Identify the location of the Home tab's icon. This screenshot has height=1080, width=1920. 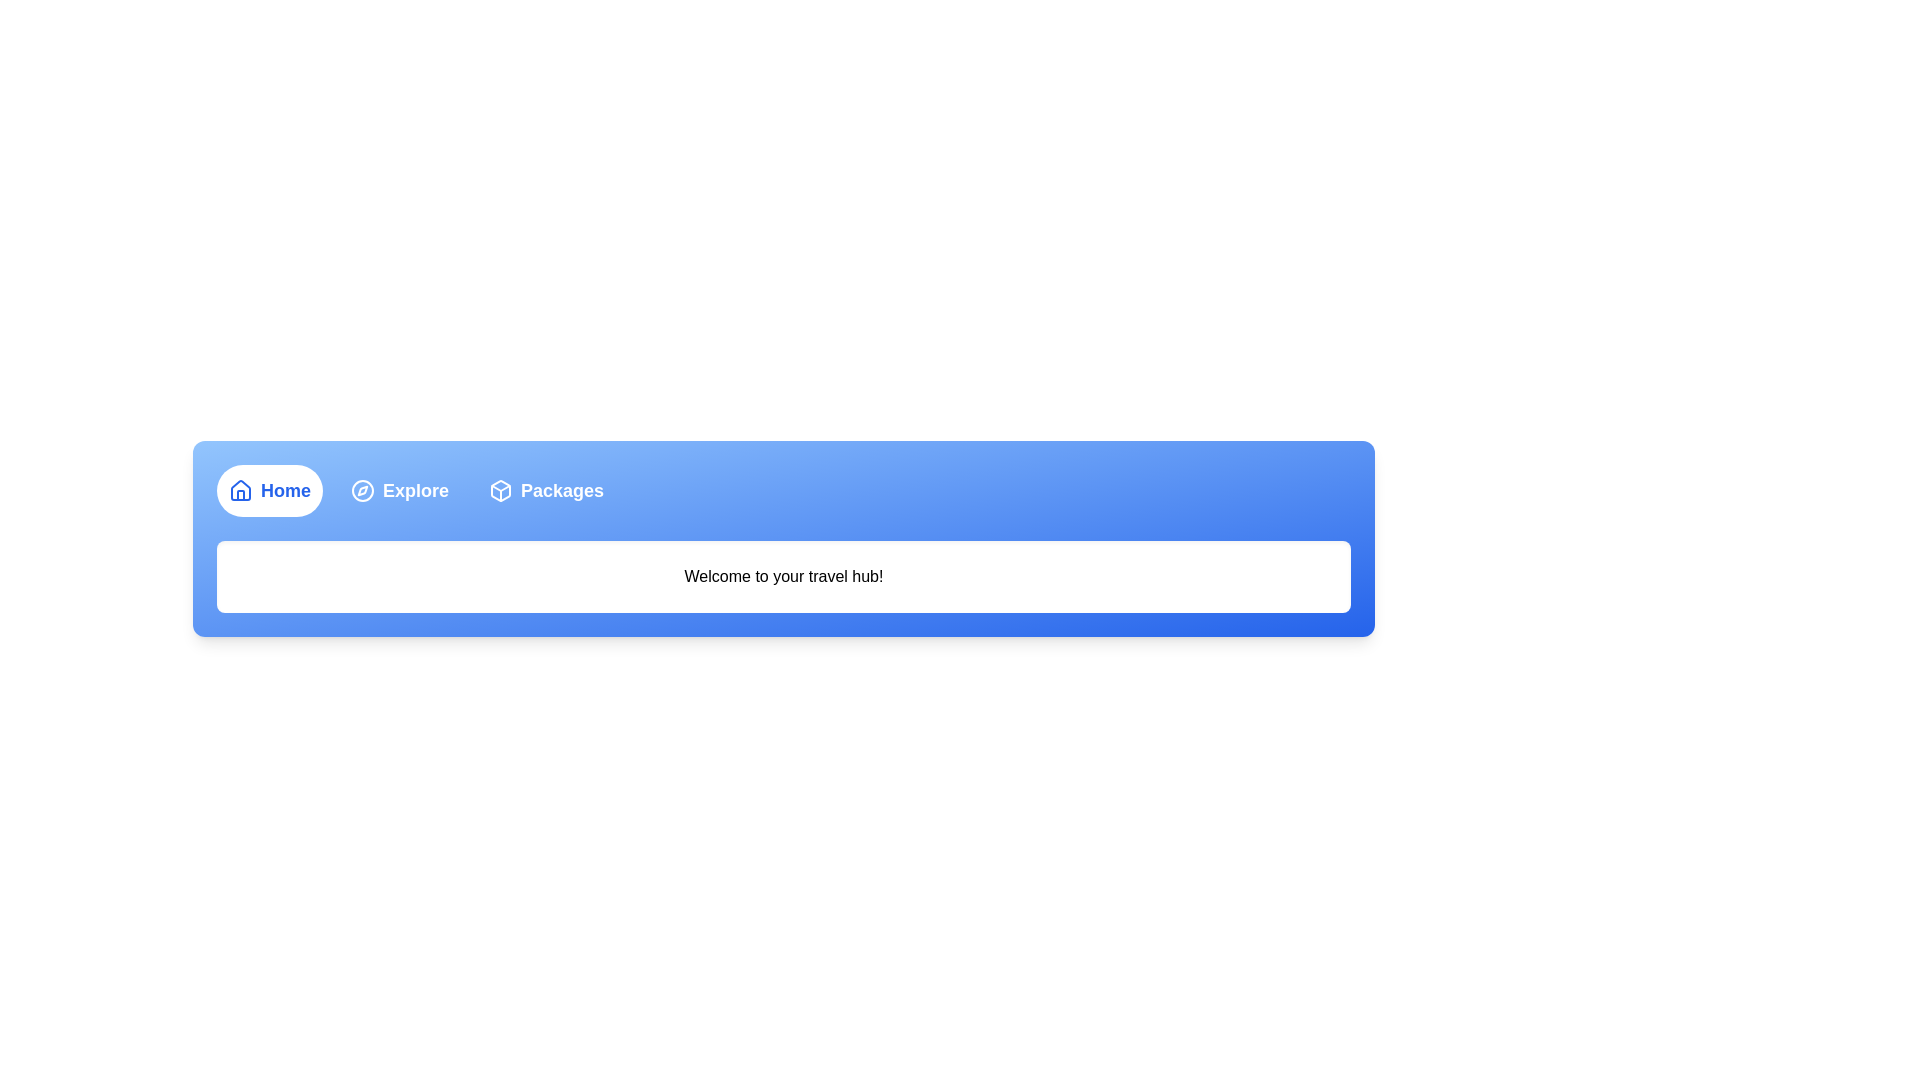
(240, 490).